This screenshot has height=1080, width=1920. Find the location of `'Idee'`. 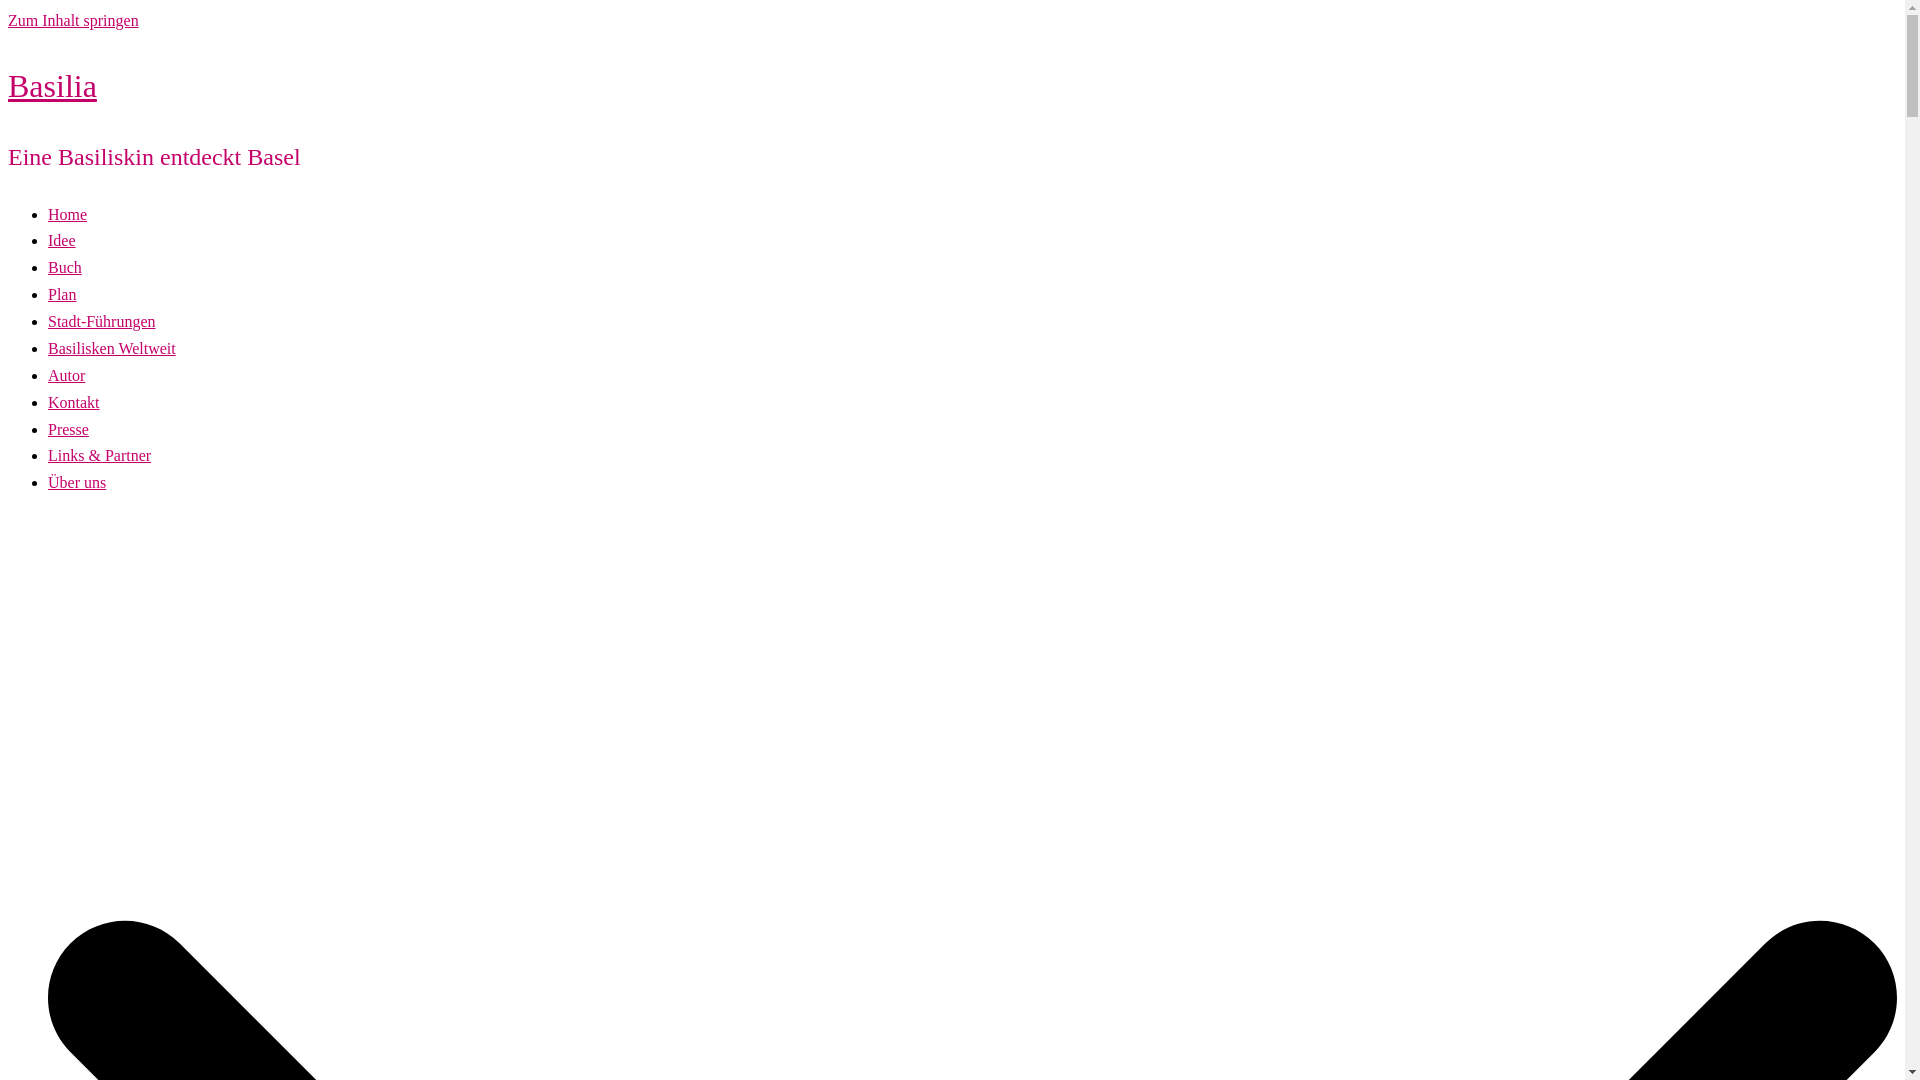

'Idee' is located at coordinates (62, 239).